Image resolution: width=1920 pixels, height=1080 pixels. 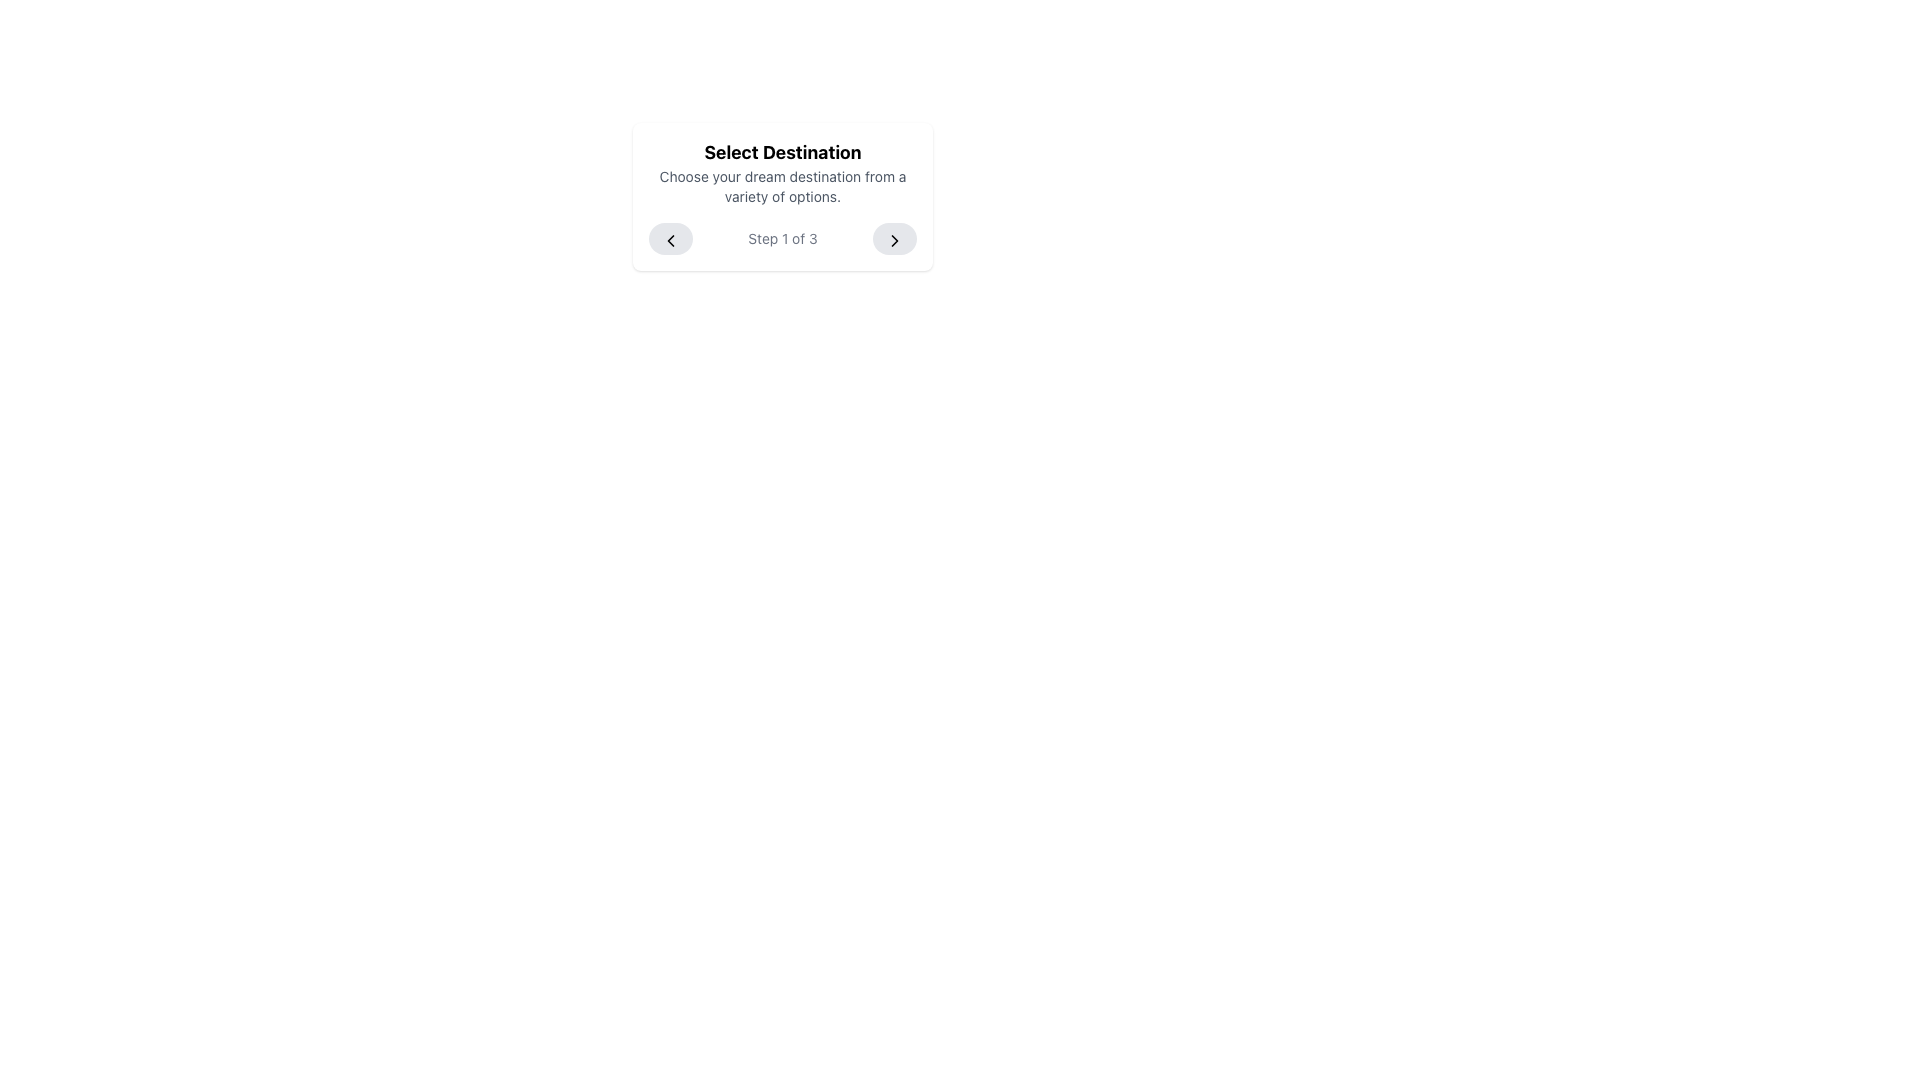 What do you see at coordinates (781, 186) in the screenshot?
I see `the descriptive text element that provides guidance below the title 'Select Destination'` at bounding box center [781, 186].